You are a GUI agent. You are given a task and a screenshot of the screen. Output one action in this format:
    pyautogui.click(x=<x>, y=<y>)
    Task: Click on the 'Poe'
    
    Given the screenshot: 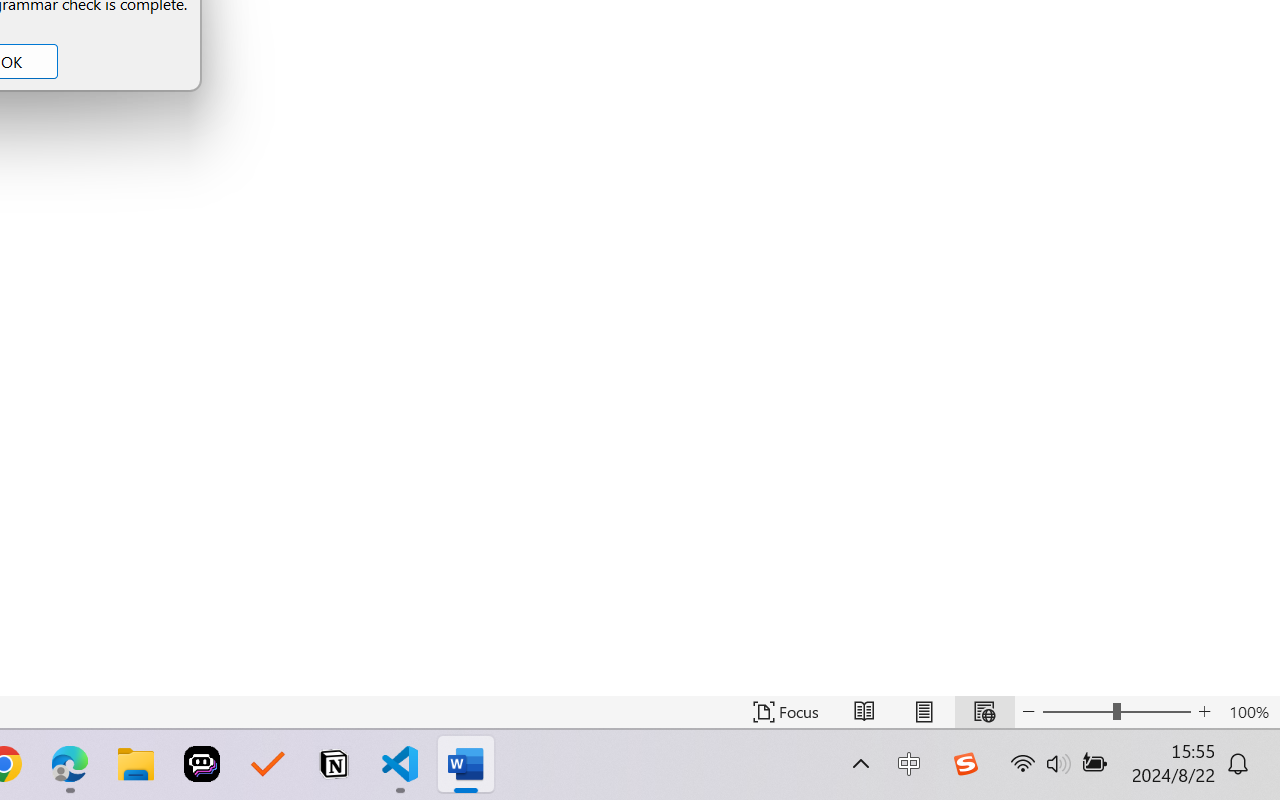 What is the action you would take?
    pyautogui.click(x=202, y=764)
    